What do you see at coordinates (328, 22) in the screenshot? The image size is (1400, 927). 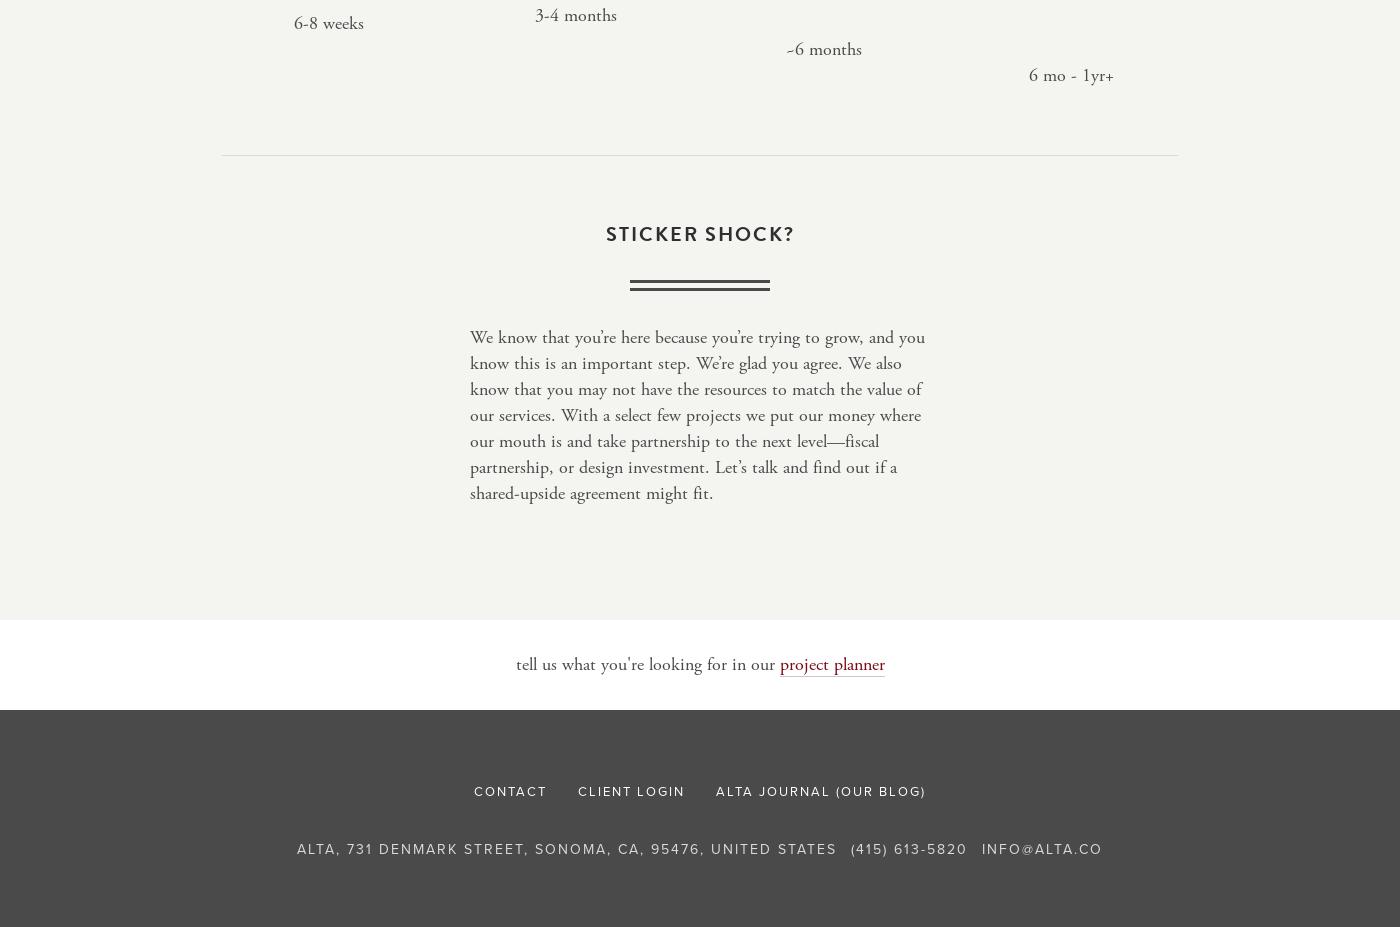 I see `'6-8 weeks'` at bounding box center [328, 22].